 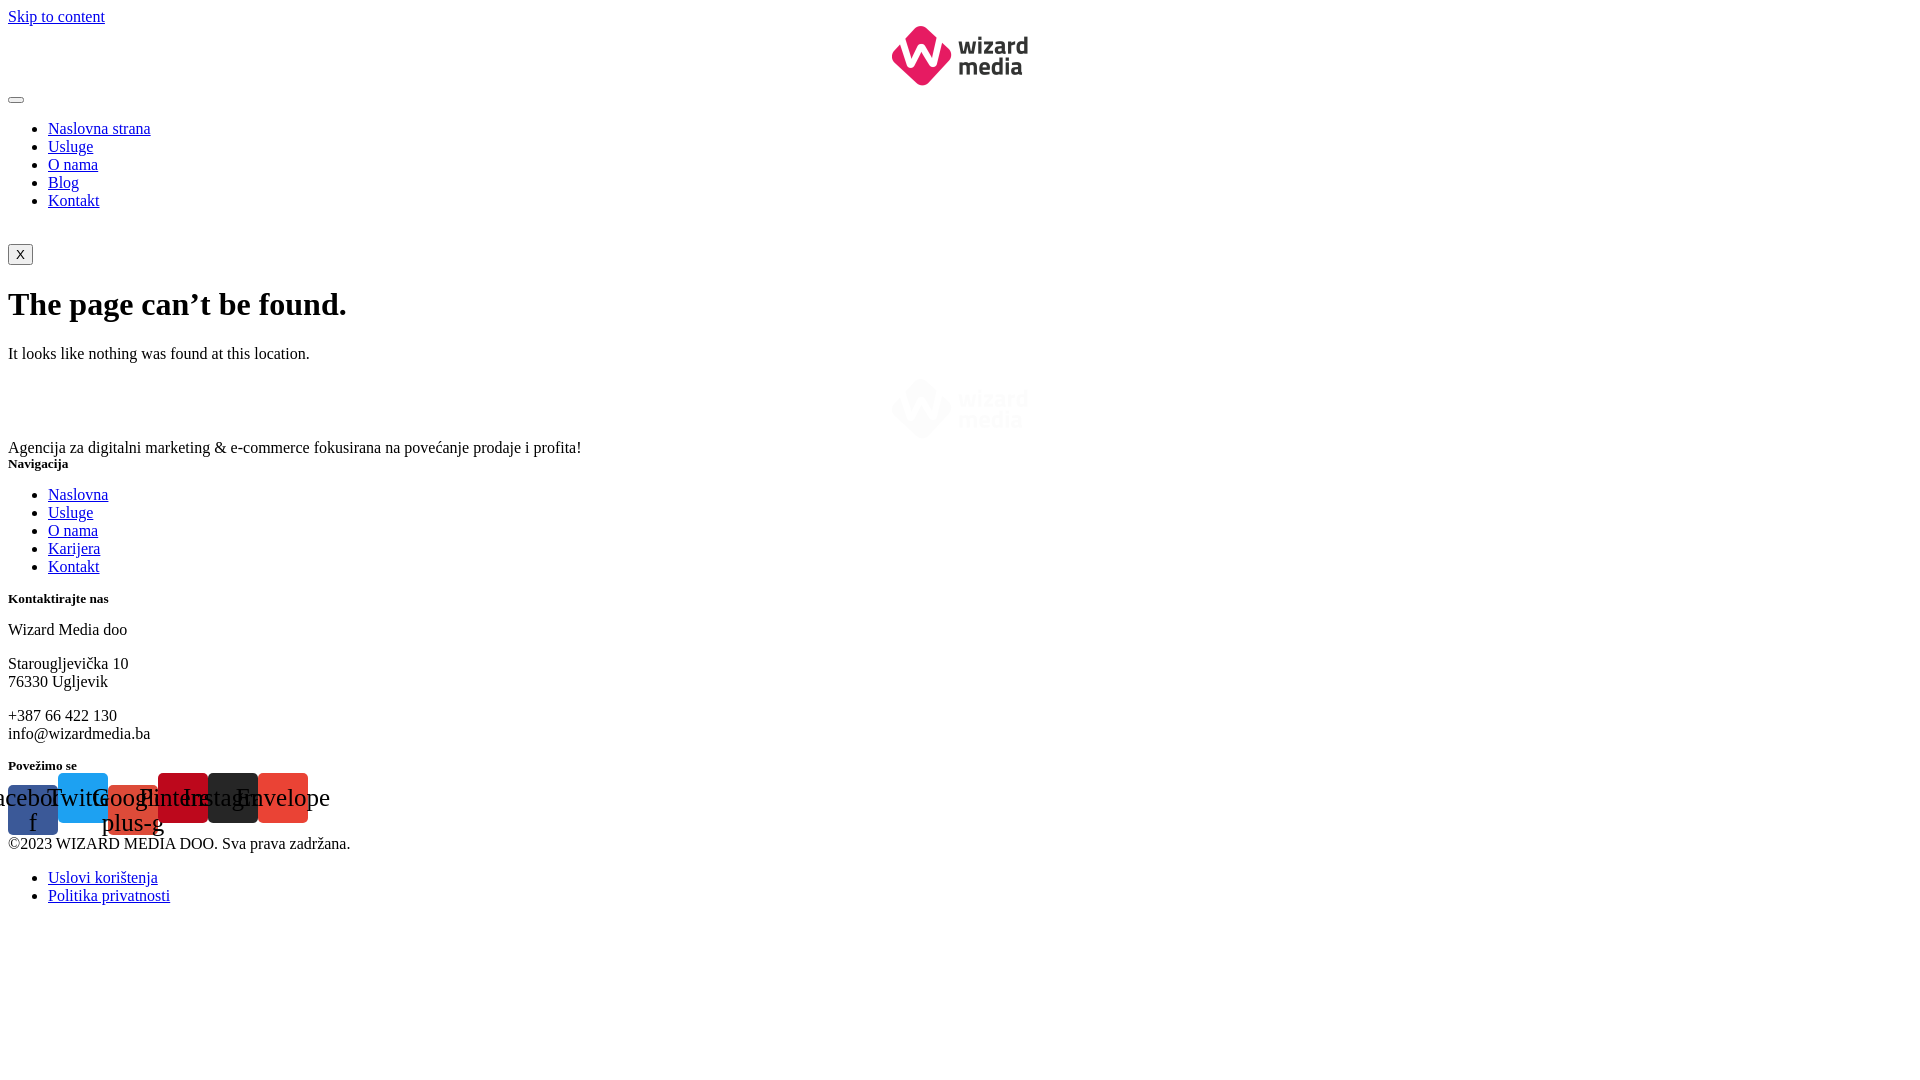 I want to click on 'Twitter', so click(x=81, y=797).